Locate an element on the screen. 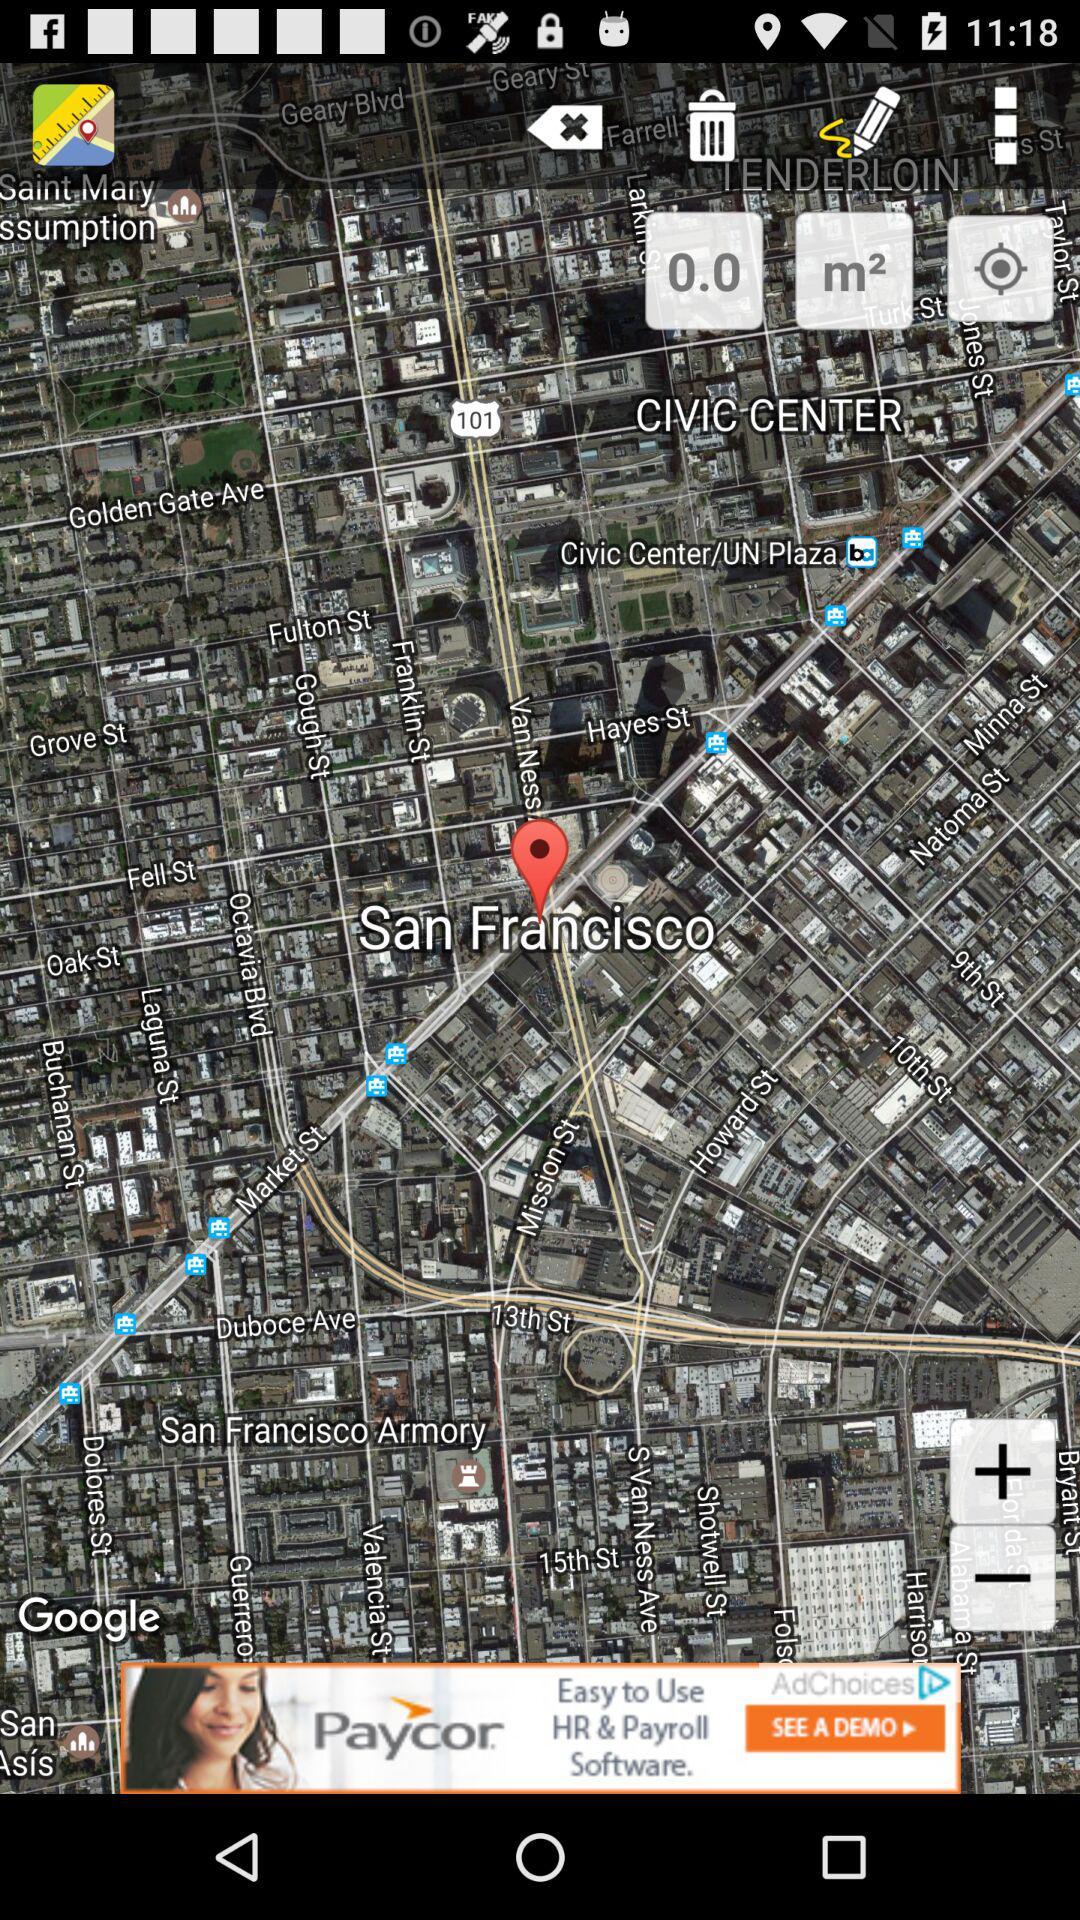 This screenshot has height=1920, width=1080. the add icon is located at coordinates (1002, 1573).